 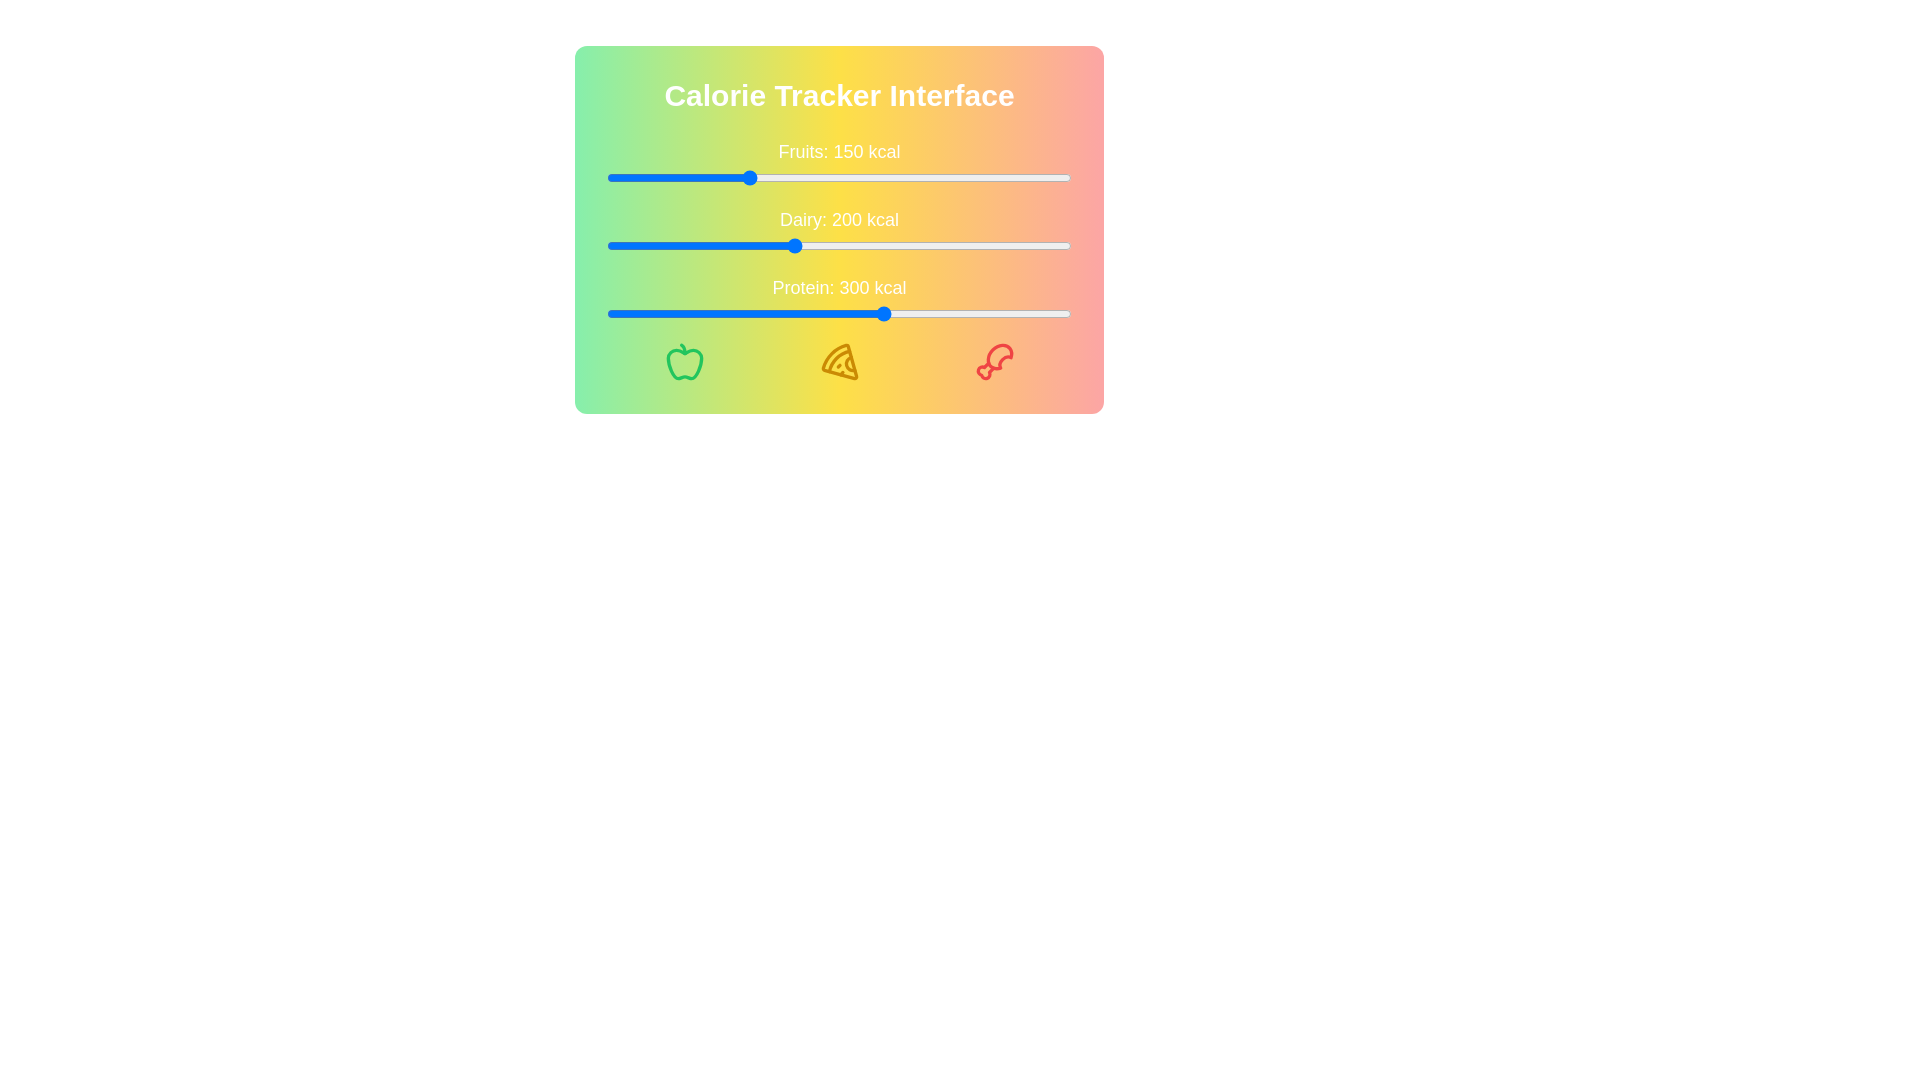 What do you see at coordinates (991, 245) in the screenshot?
I see `the Dairy calorie slider to 413 kcal` at bounding box center [991, 245].